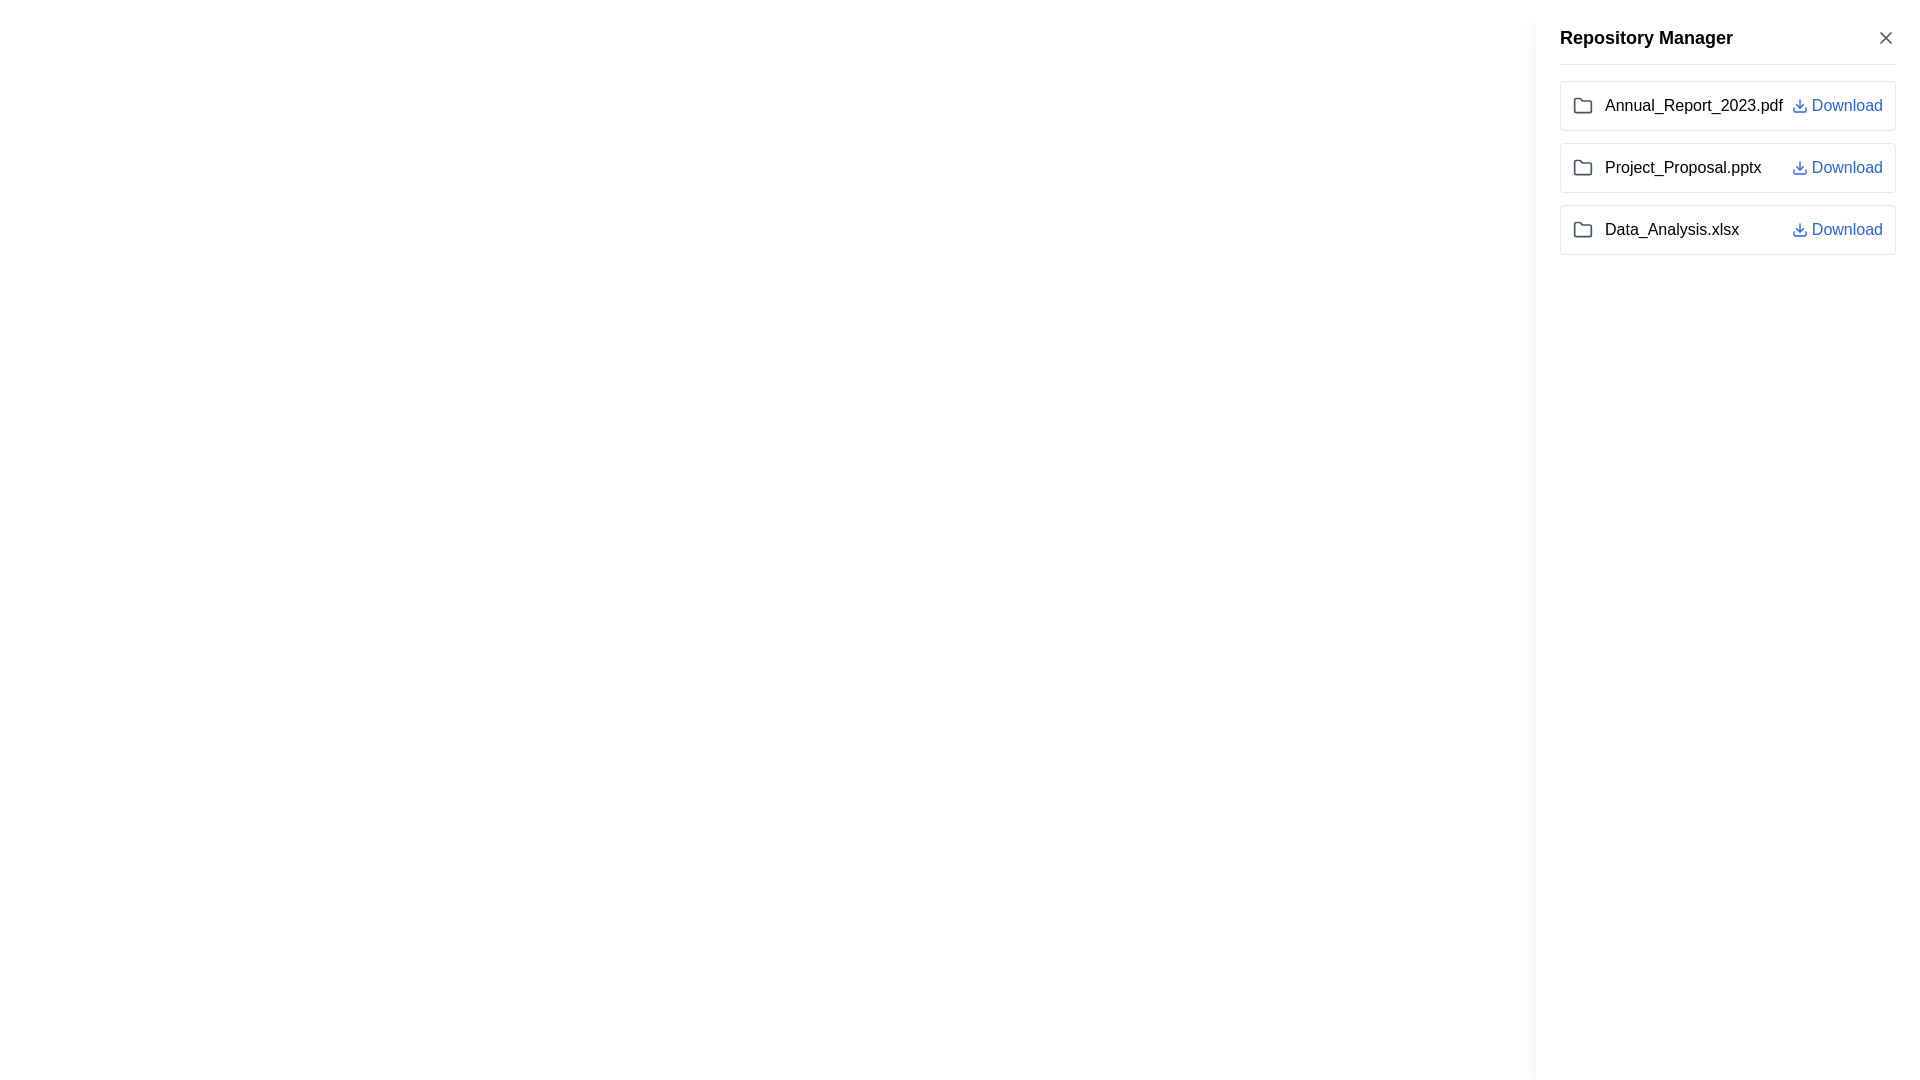 The width and height of the screenshot is (1920, 1080). I want to click on on the text label representing the third file in the vertical list, located, so click(1672, 229).